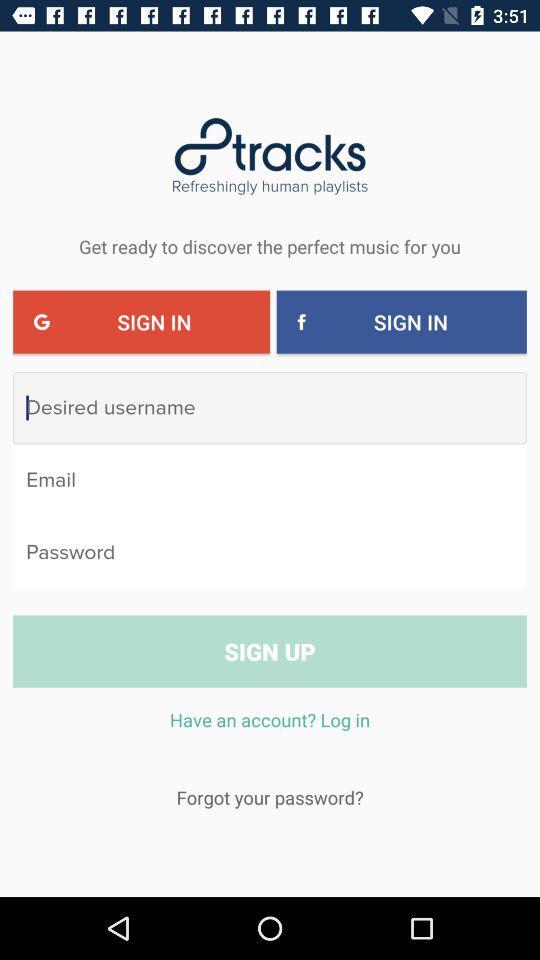  Describe the element at coordinates (270, 552) in the screenshot. I see `password` at that location.